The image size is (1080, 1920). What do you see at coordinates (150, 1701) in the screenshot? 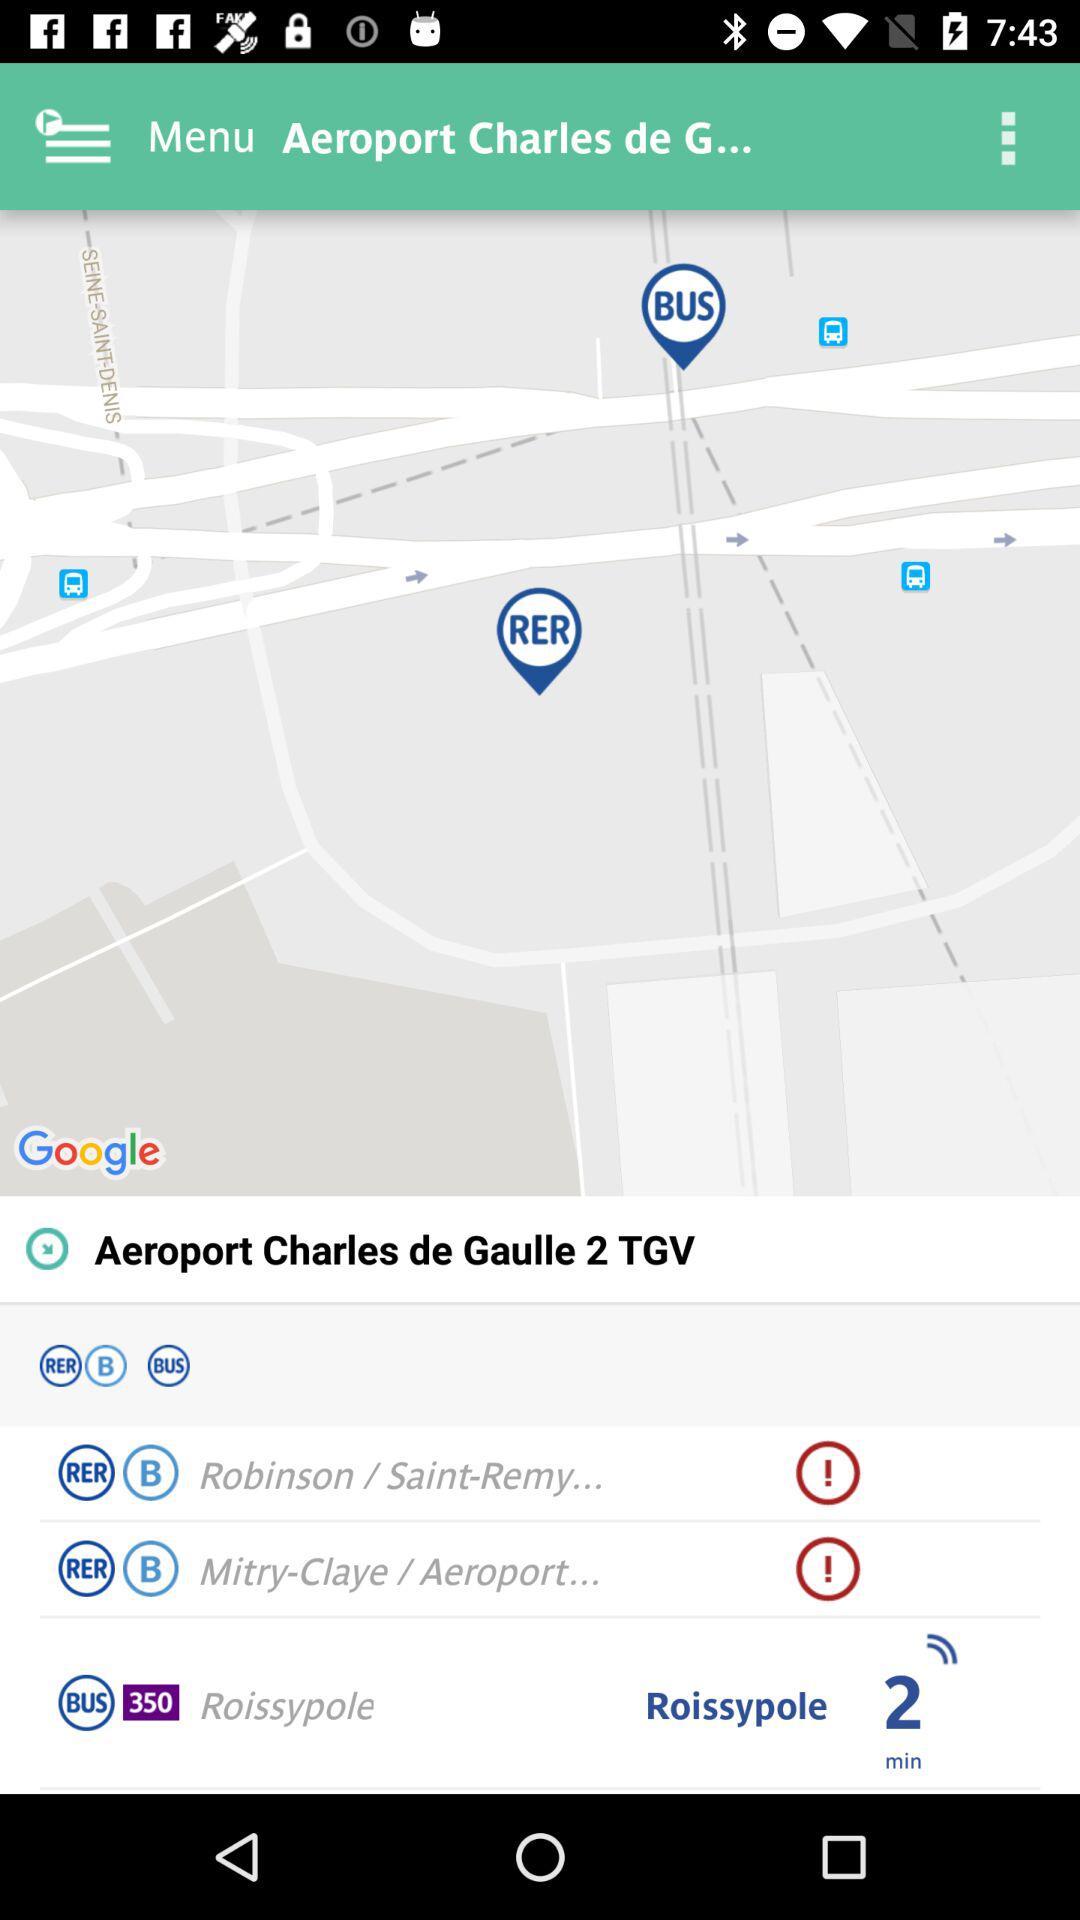
I see `item to the left of roissypole item` at bounding box center [150, 1701].